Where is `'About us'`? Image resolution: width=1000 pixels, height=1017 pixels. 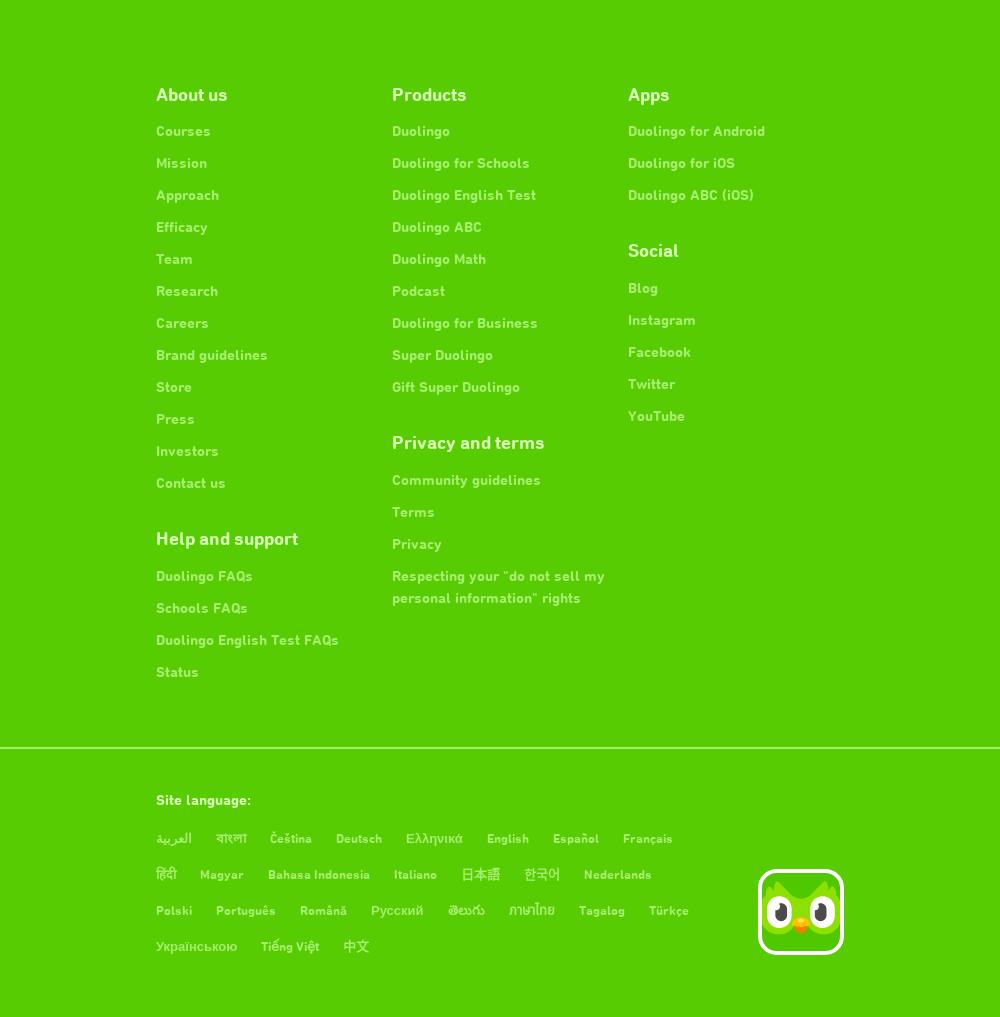
'About us' is located at coordinates (156, 93).